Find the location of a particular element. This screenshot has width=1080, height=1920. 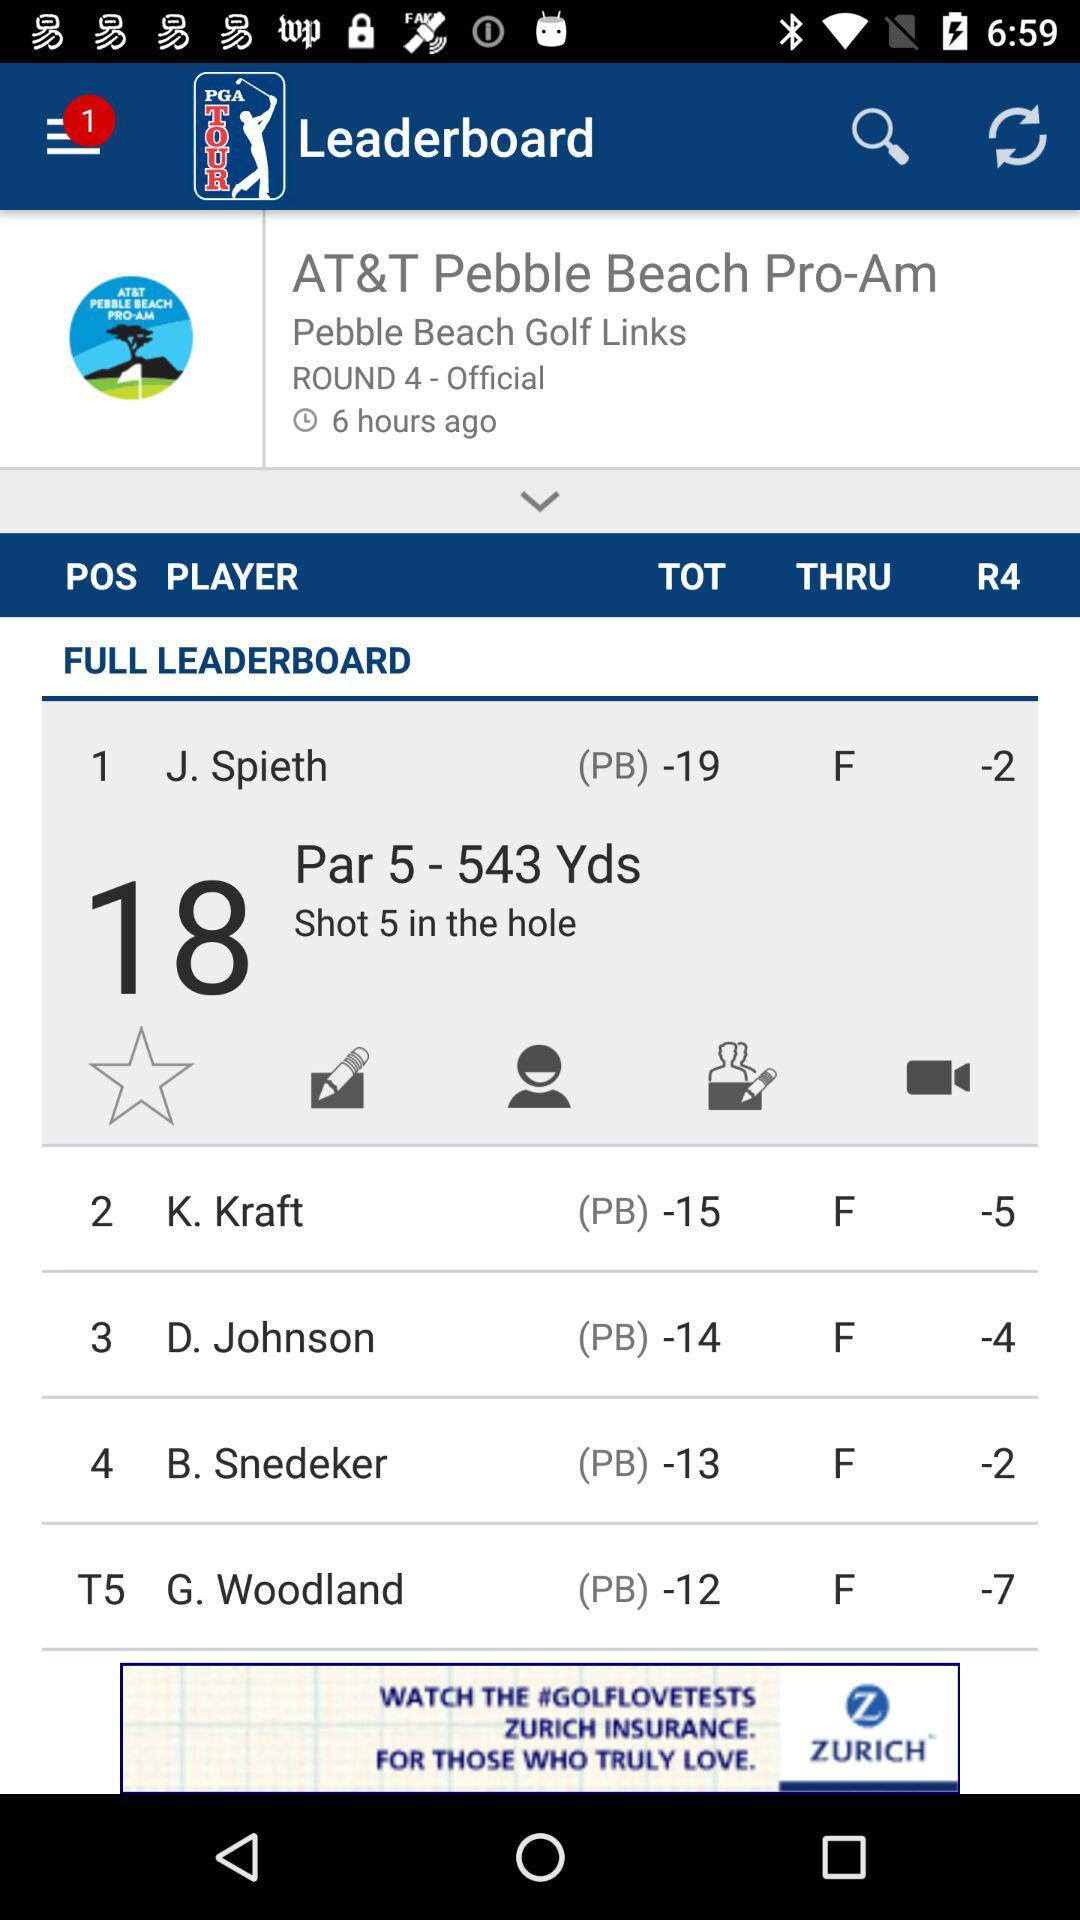

click for video is located at coordinates (938, 1074).